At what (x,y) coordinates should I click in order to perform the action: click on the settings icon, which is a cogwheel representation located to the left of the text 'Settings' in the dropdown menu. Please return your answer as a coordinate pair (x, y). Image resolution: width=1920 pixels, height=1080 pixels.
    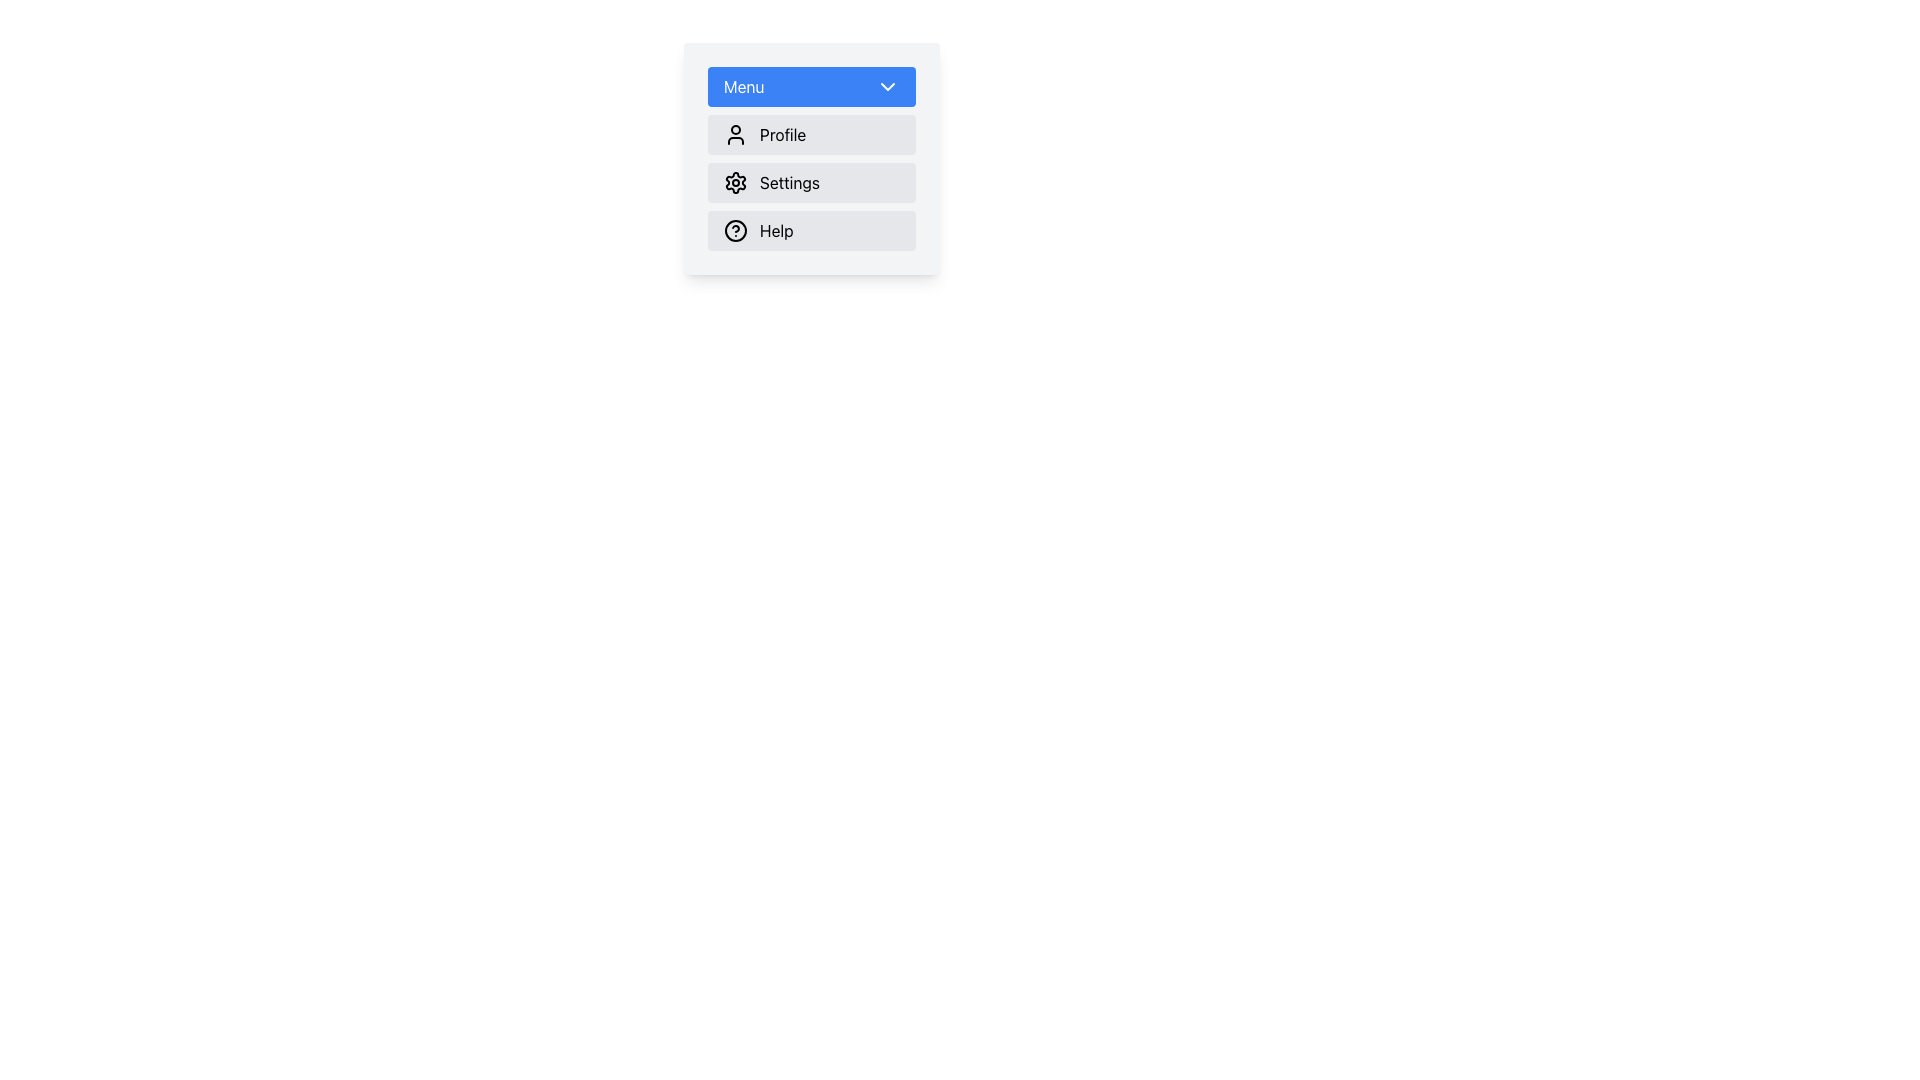
    Looking at the image, I should click on (734, 182).